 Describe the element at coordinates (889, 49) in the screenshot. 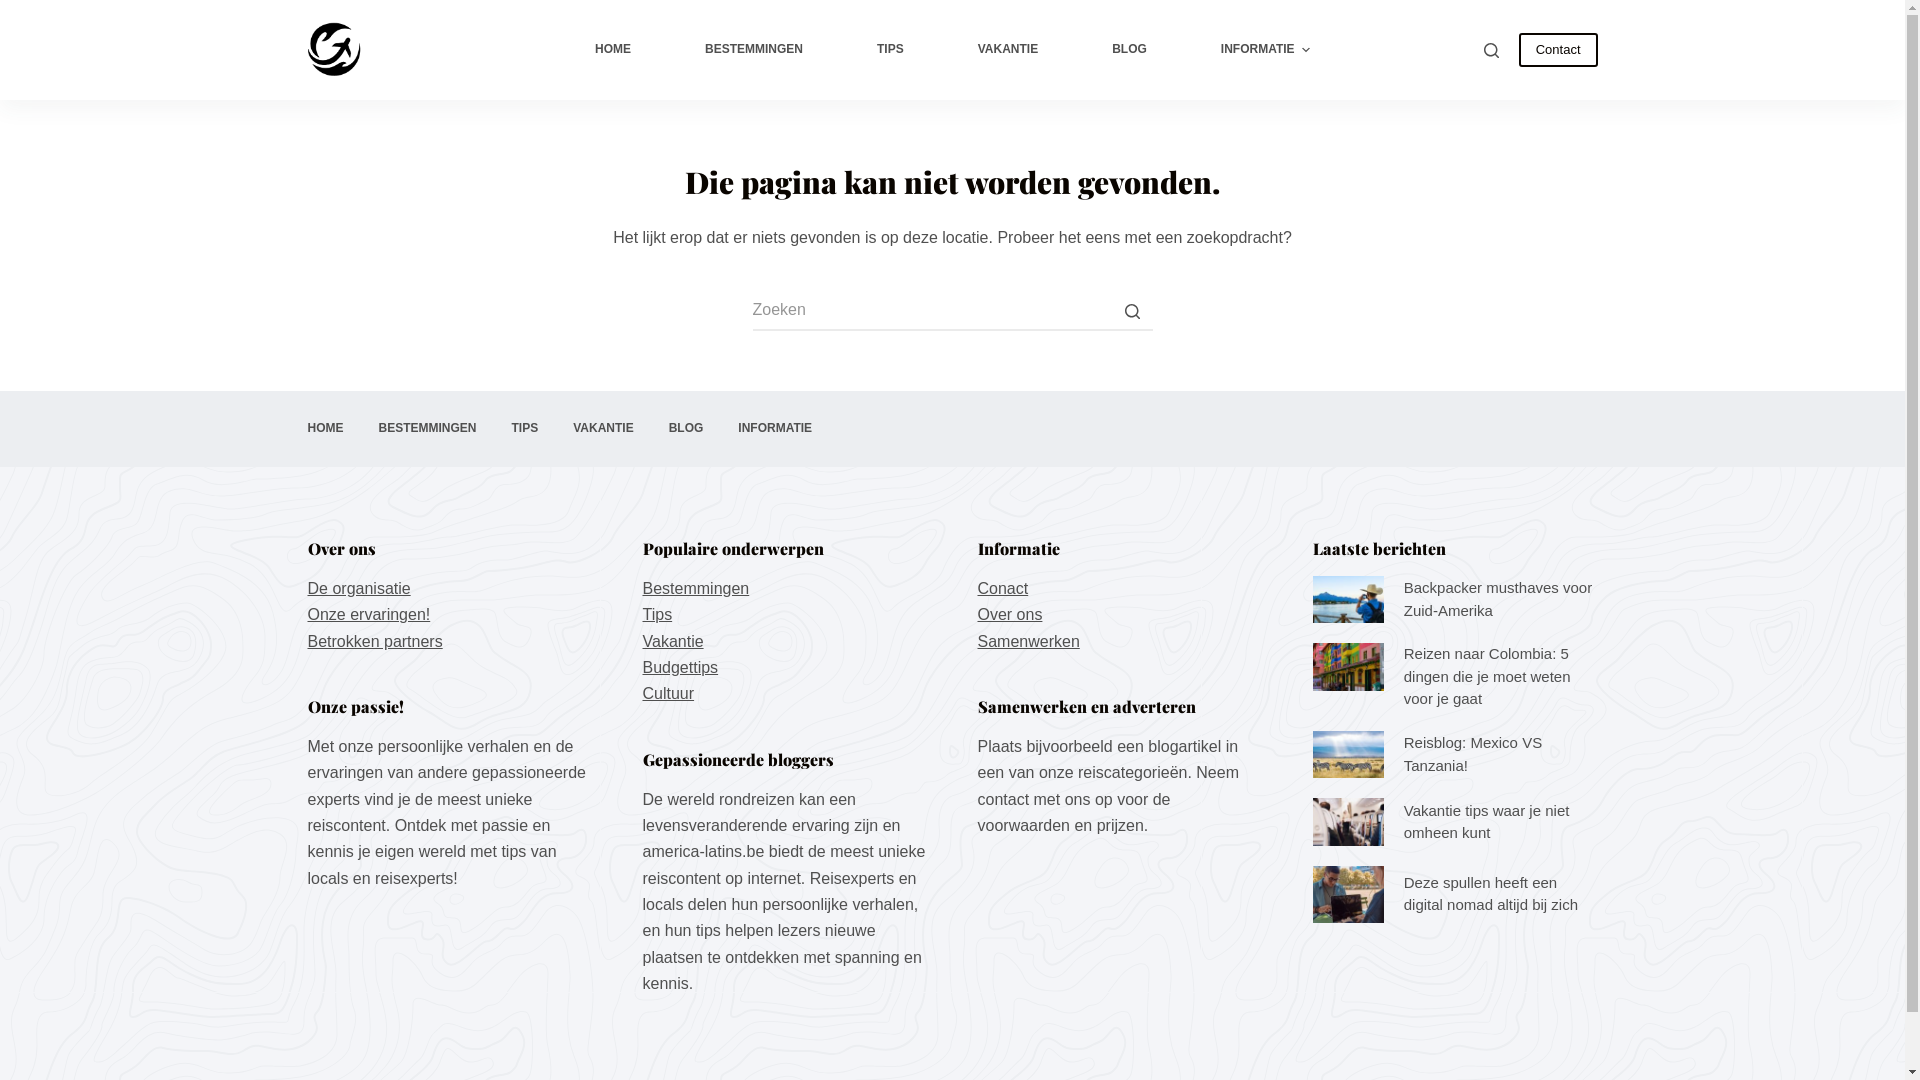

I see `'TIPS'` at that location.